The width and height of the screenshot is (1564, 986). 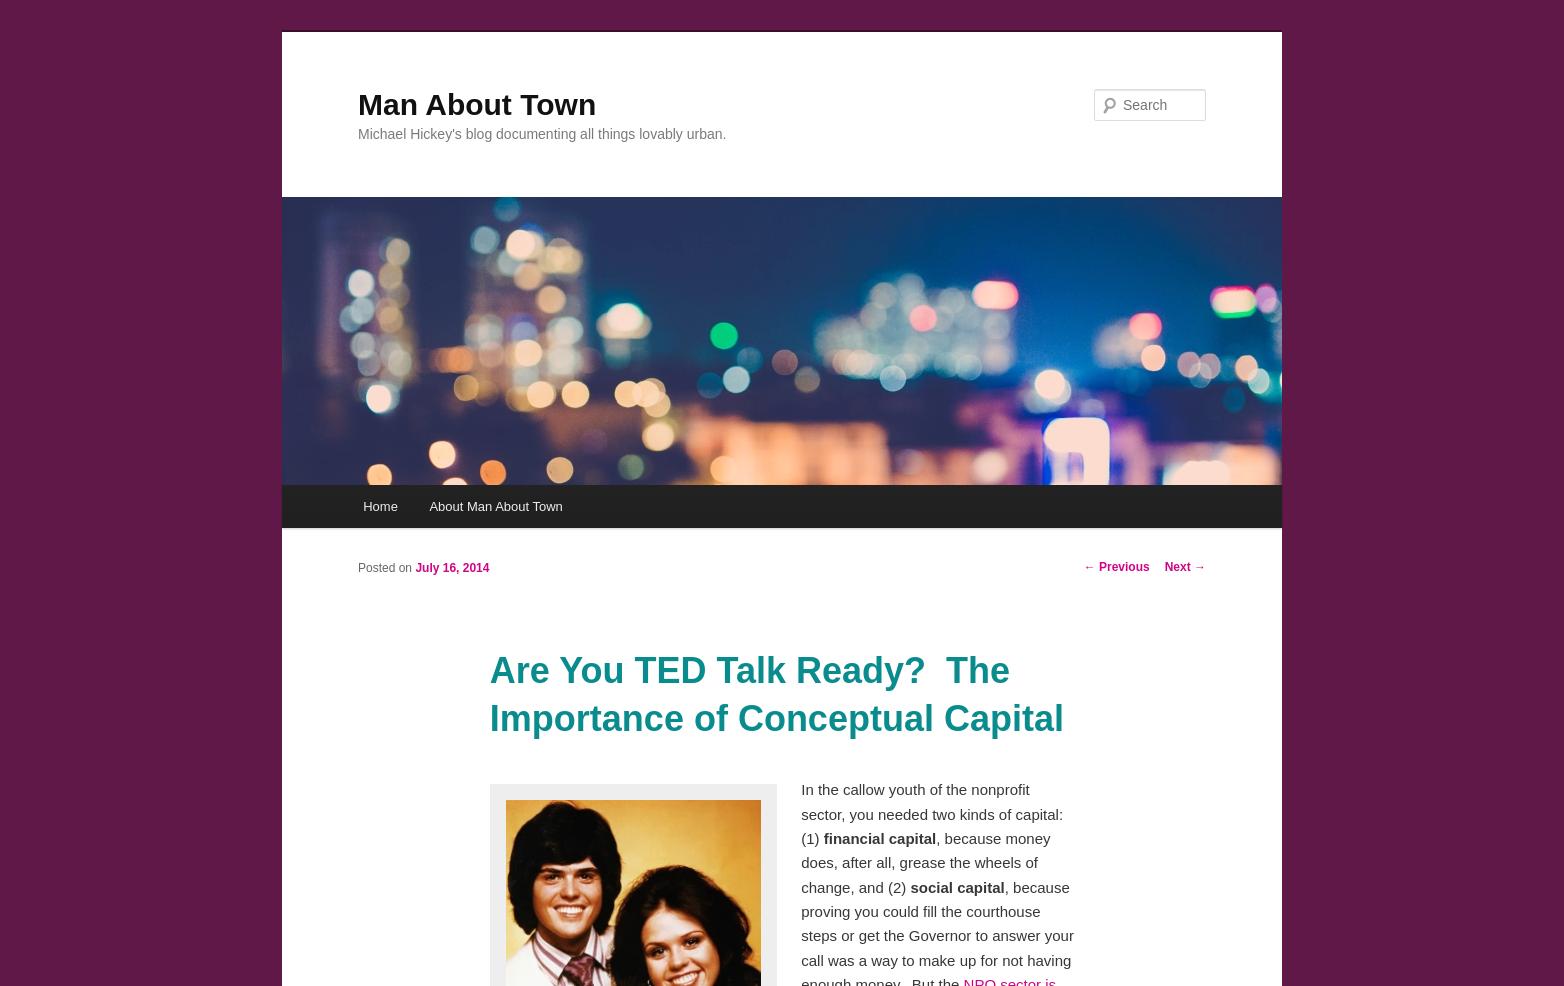 I want to click on 'Next', so click(x=1178, y=566).